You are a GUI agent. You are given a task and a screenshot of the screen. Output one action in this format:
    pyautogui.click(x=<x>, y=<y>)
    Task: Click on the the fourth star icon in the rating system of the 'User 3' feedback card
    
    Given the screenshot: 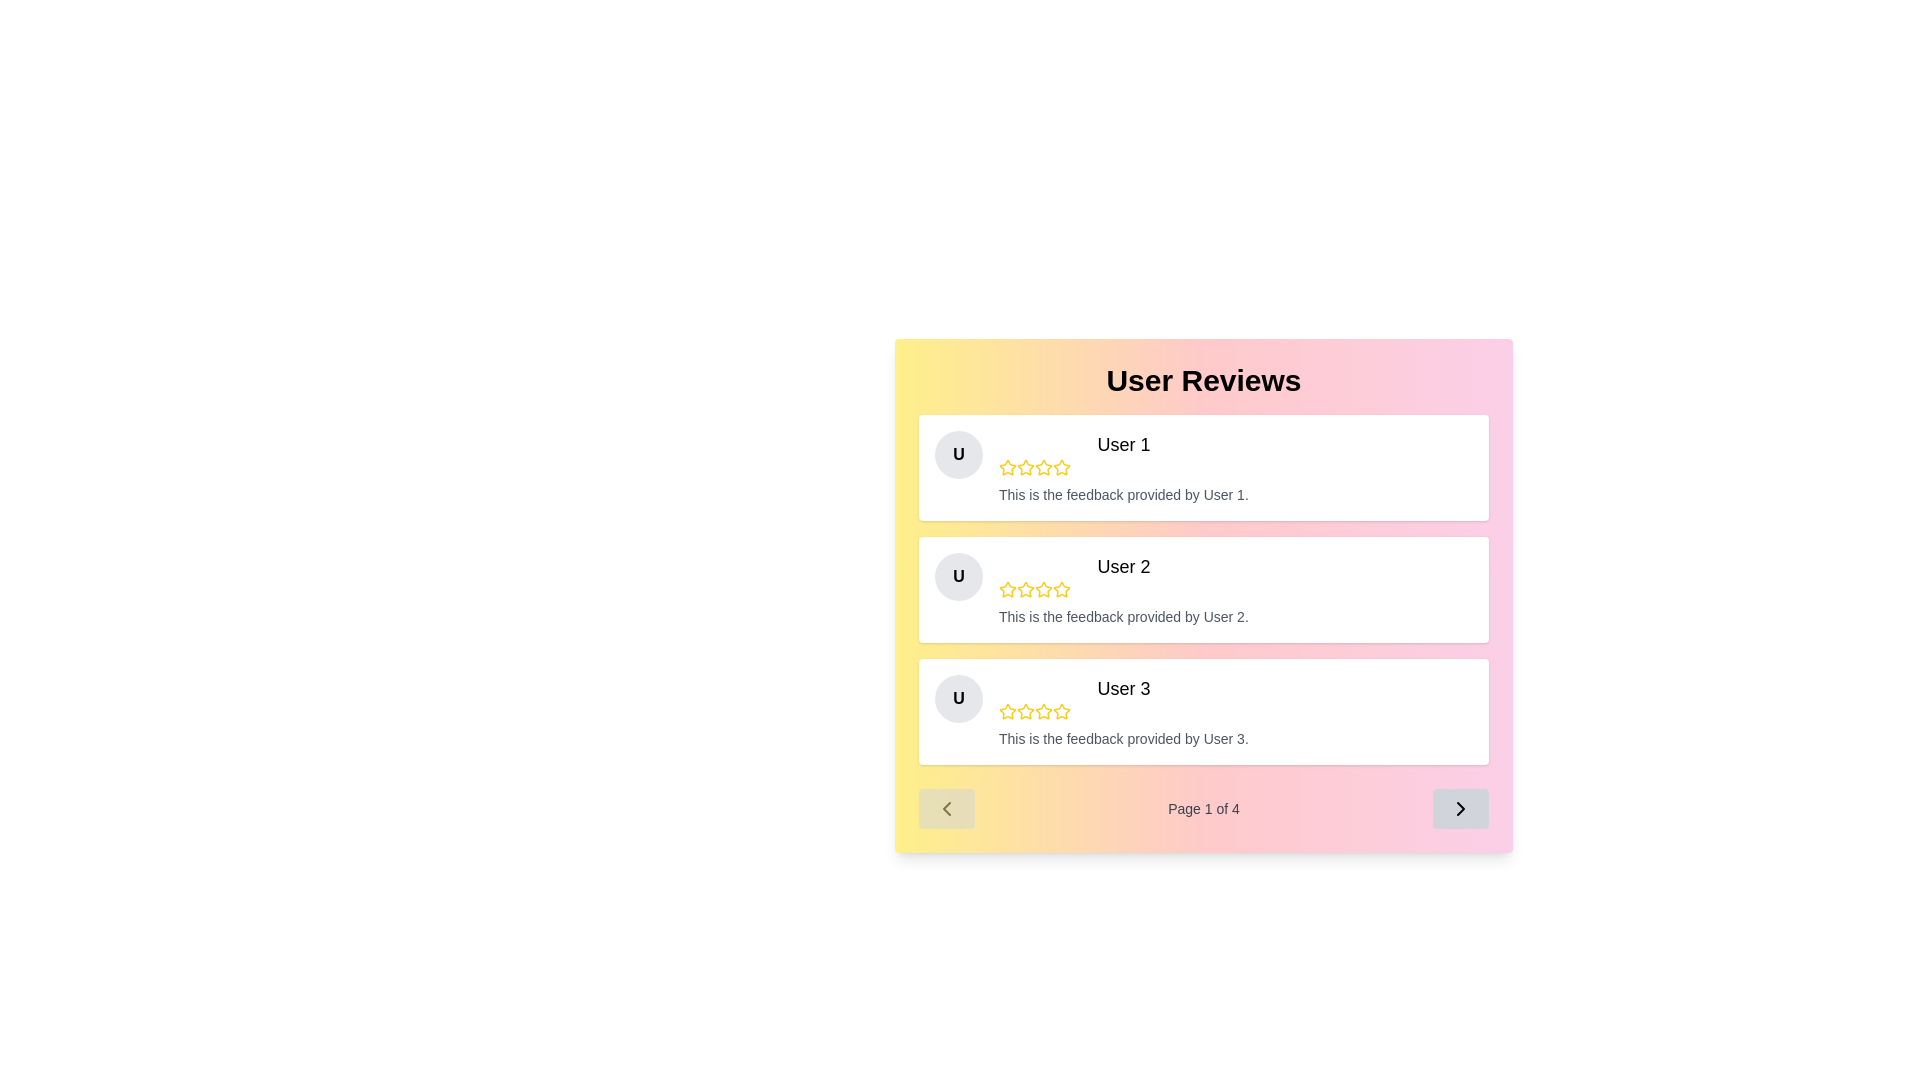 What is the action you would take?
    pyautogui.click(x=1060, y=710)
    